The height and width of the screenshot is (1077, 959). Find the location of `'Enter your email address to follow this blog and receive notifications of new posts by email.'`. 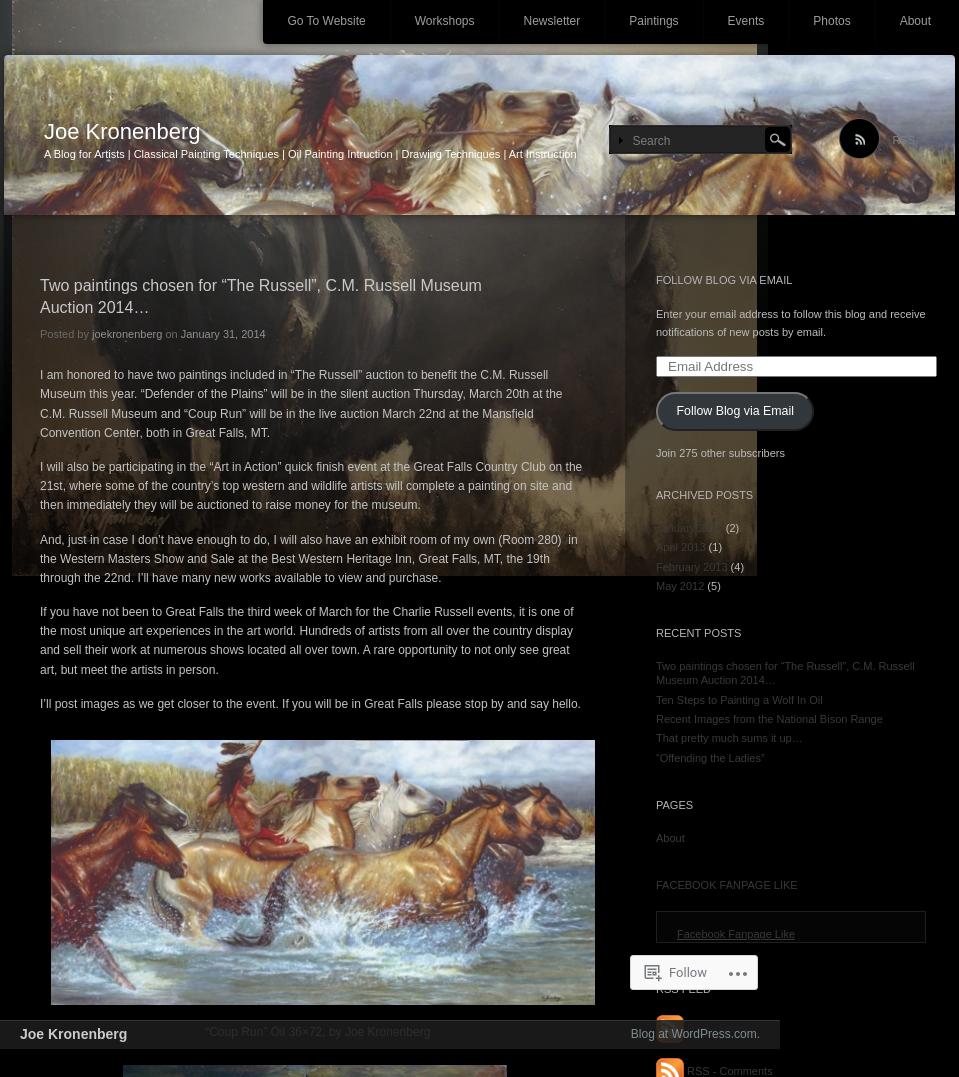

'Enter your email address to follow this blog and receive notifications of new posts by email.' is located at coordinates (790, 322).